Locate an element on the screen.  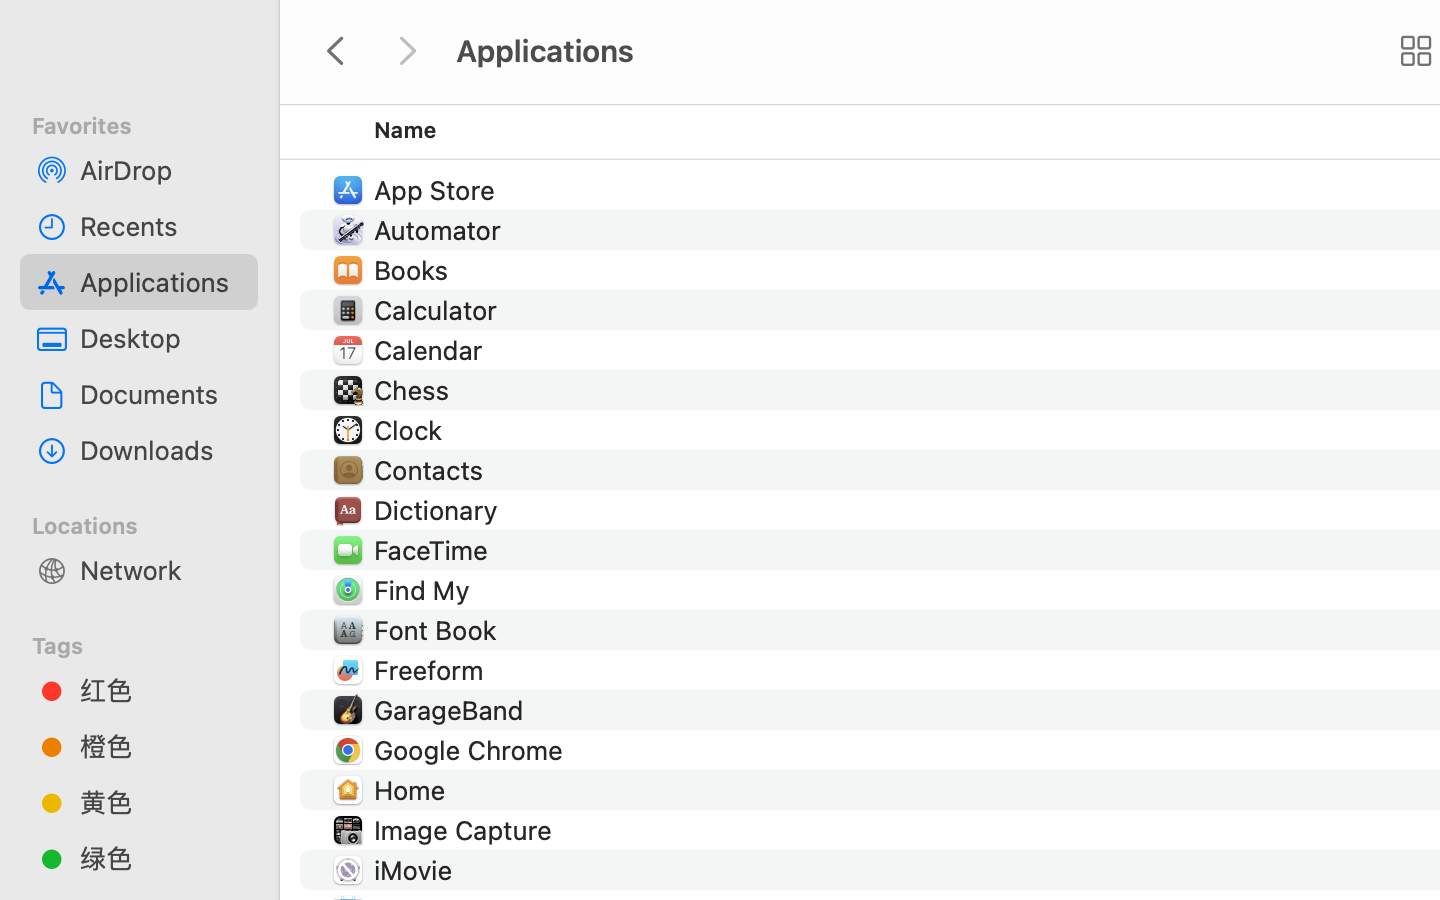
'Image Capture' is located at coordinates (466, 829).